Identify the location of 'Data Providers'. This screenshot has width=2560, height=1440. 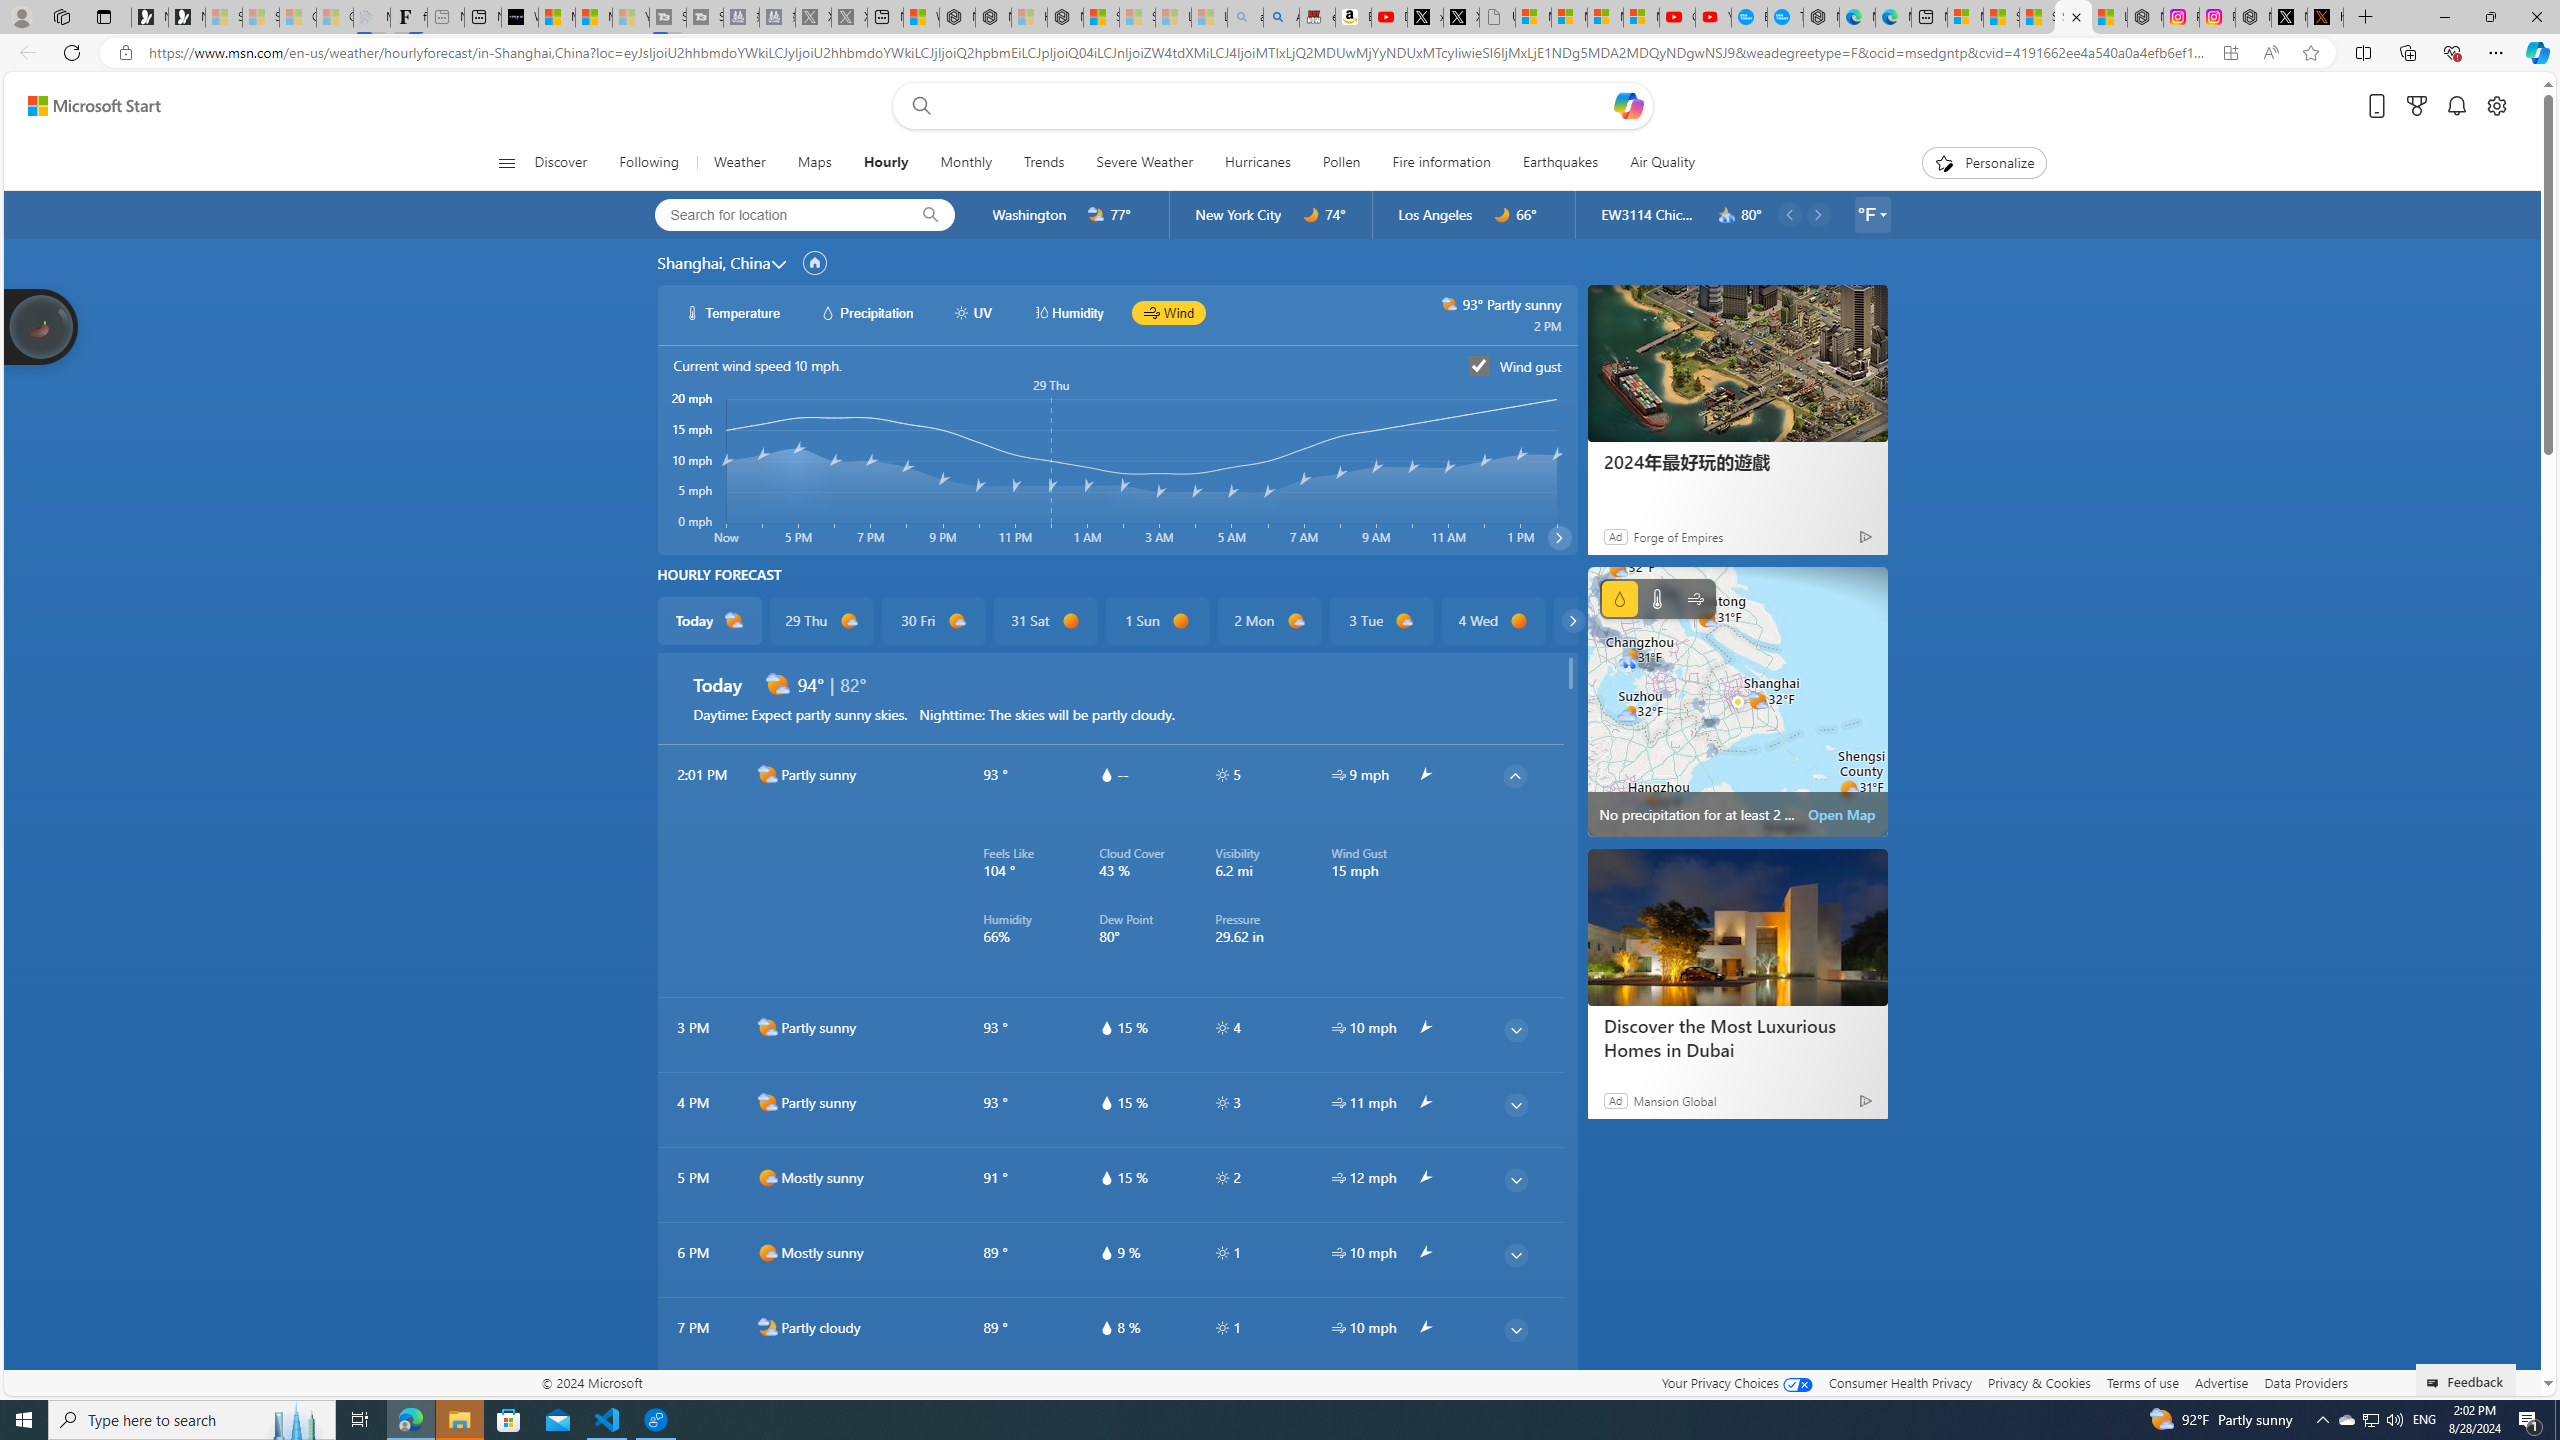
(2304, 1382).